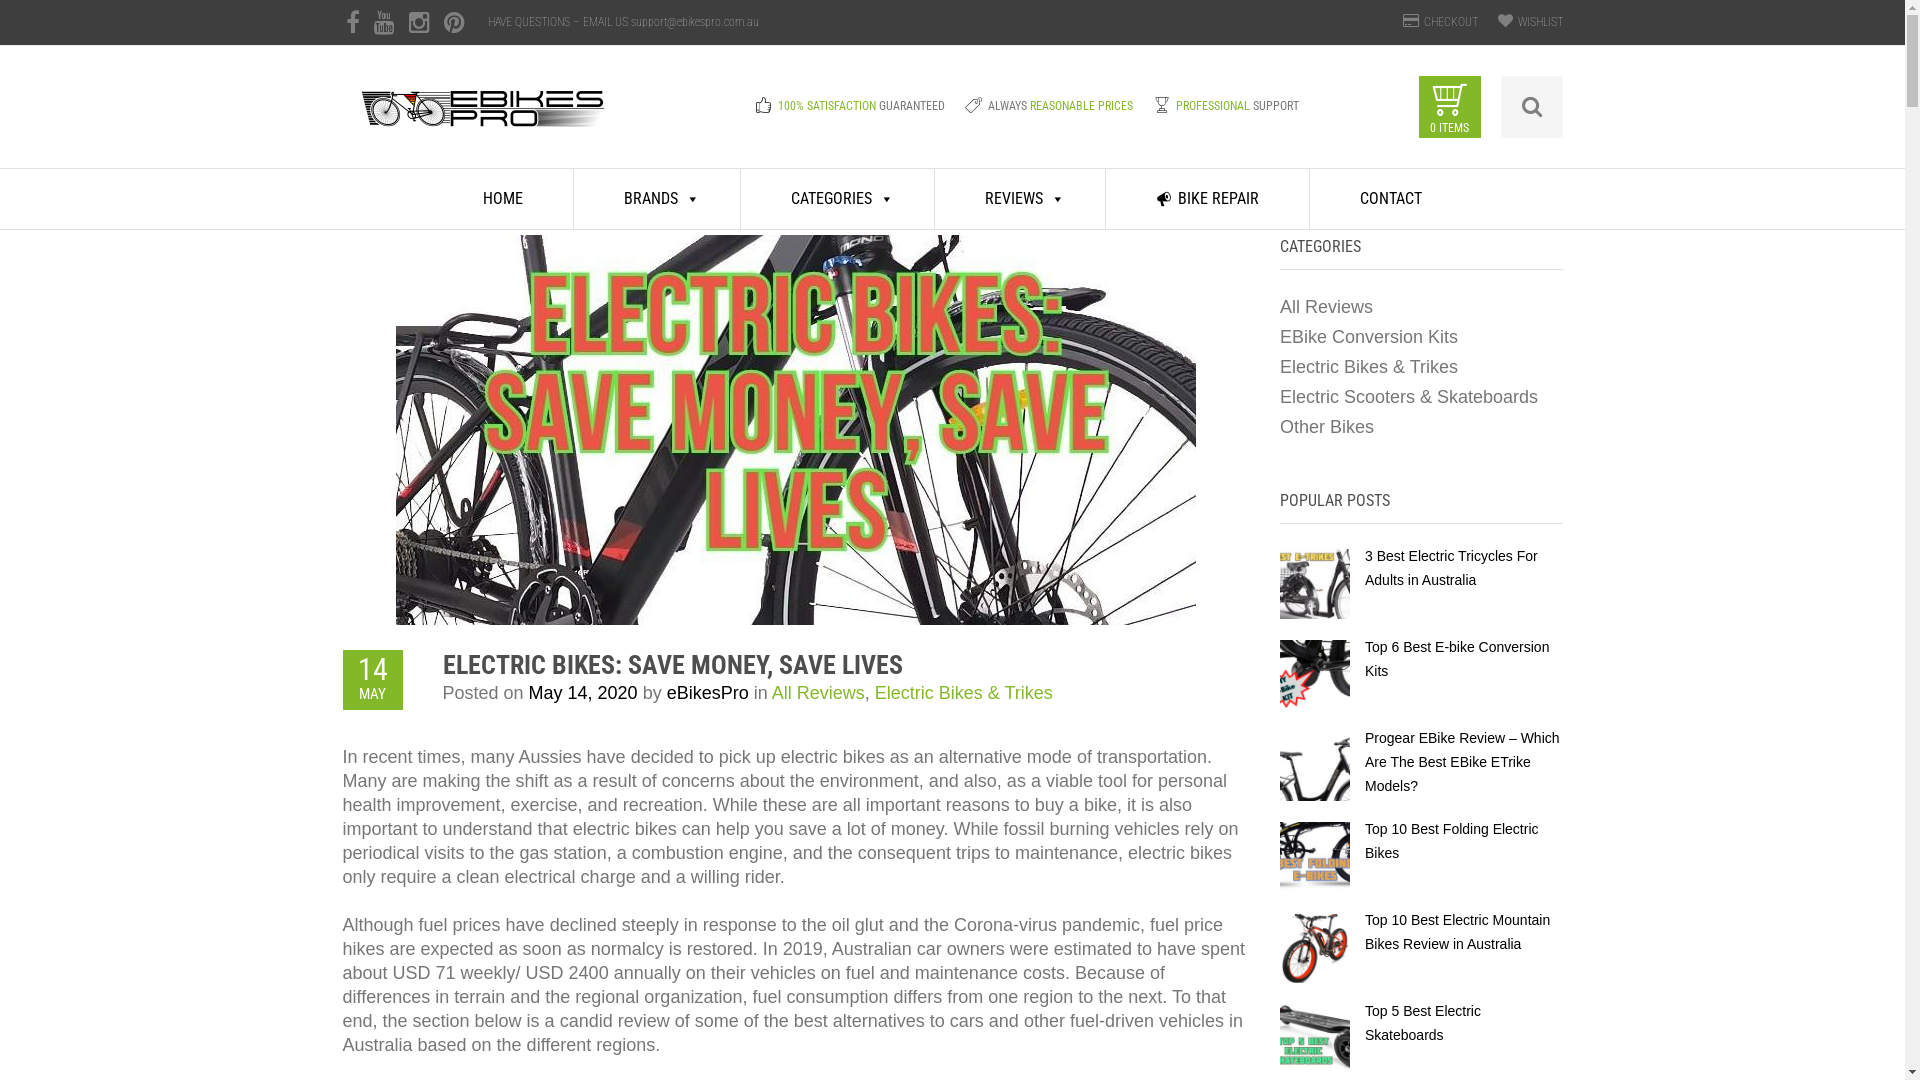  Describe the element at coordinates (452, 23) in the screenshot. I see `'Connect us'` at that location.